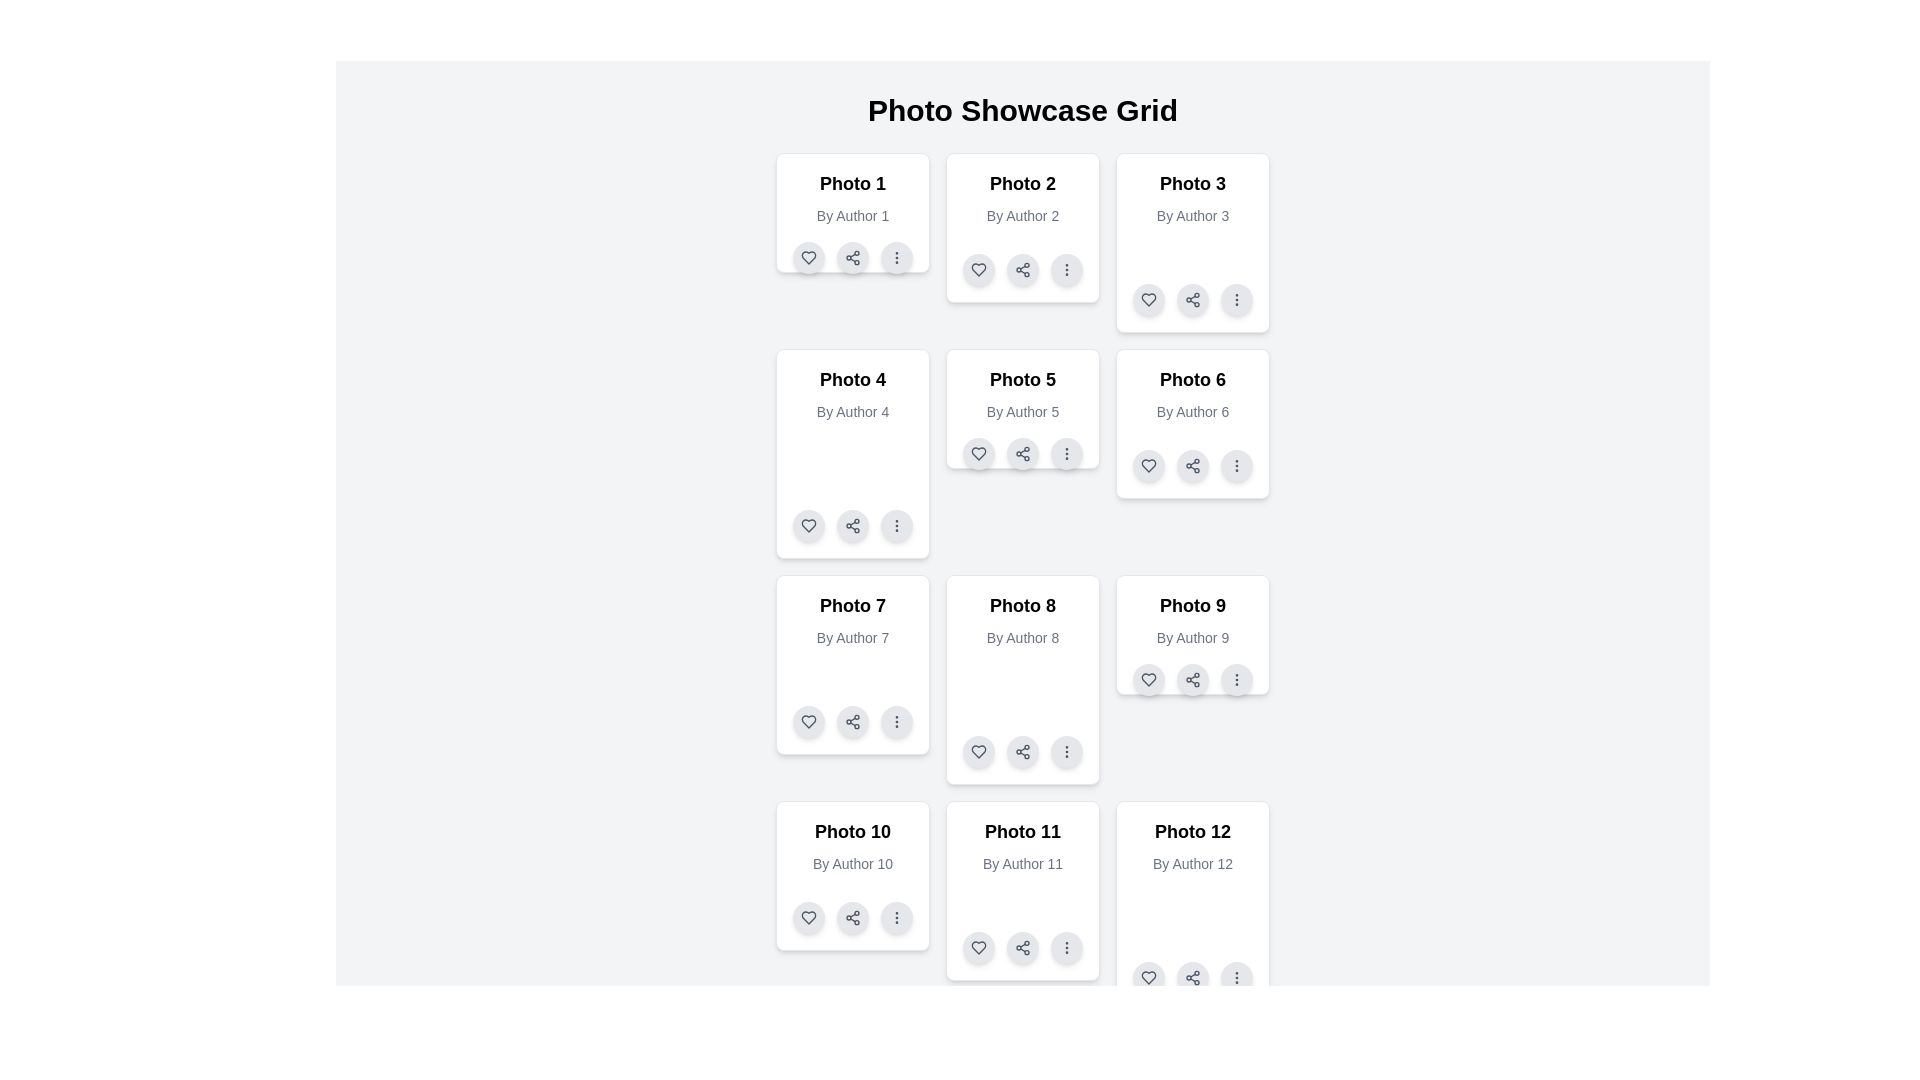 The height and width of the screenshot is (1080, 1920). I want to click on the share button for 'Photo 10' by 'Author 10' to change its background color. This button is the second in a horizontal alignment at the bottom of the card, positioned between the heart button and the ellipsis button, so click(853, 918).